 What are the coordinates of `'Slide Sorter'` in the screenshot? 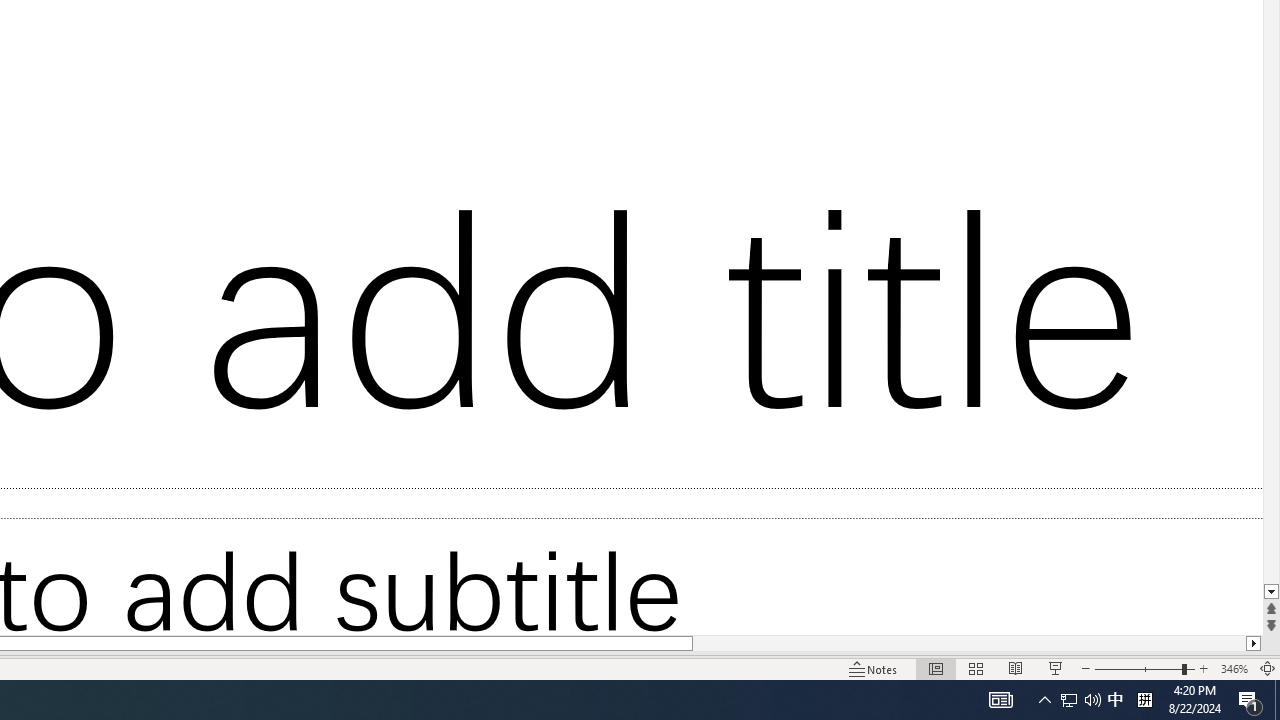 It's located at (976, 669).